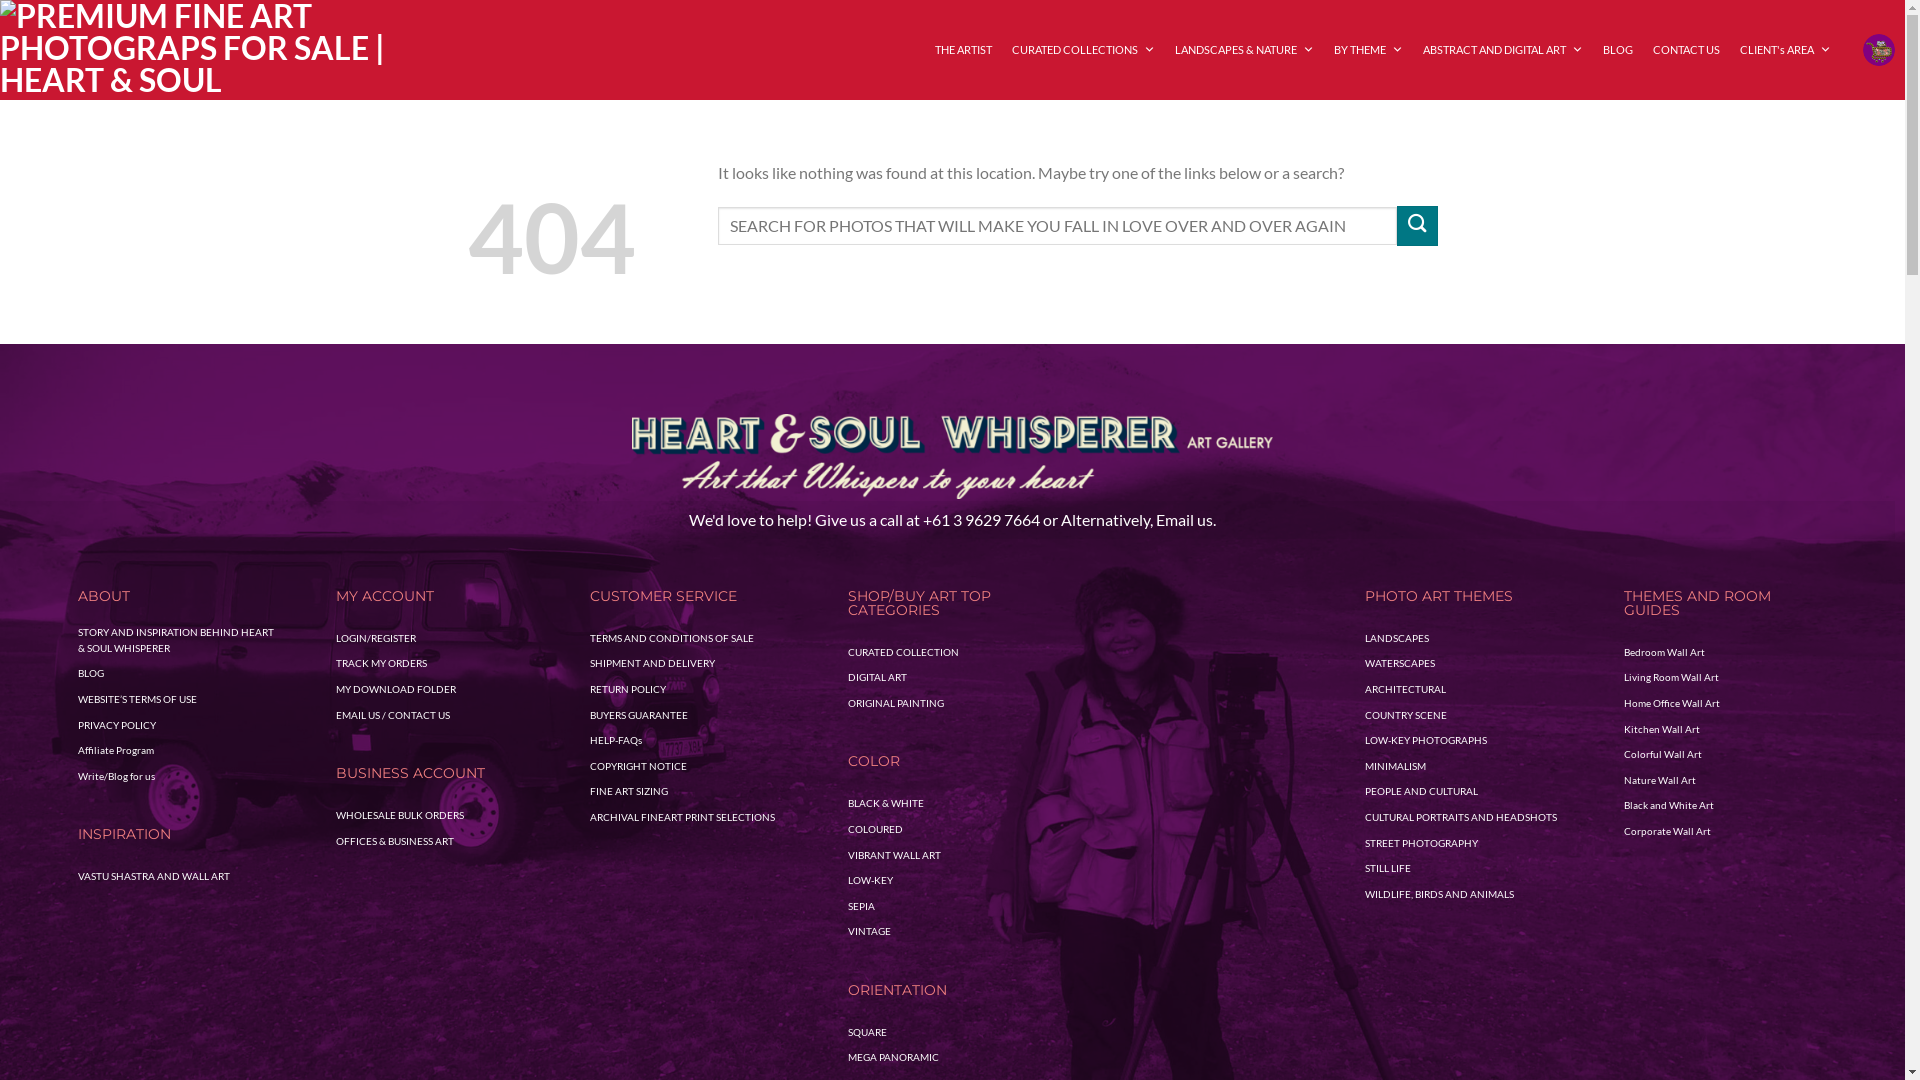  Describe the element at coordinates (152, 874) in the screenshot. I see `'VASTU SHASTRA AND WALL ART'` at that location.